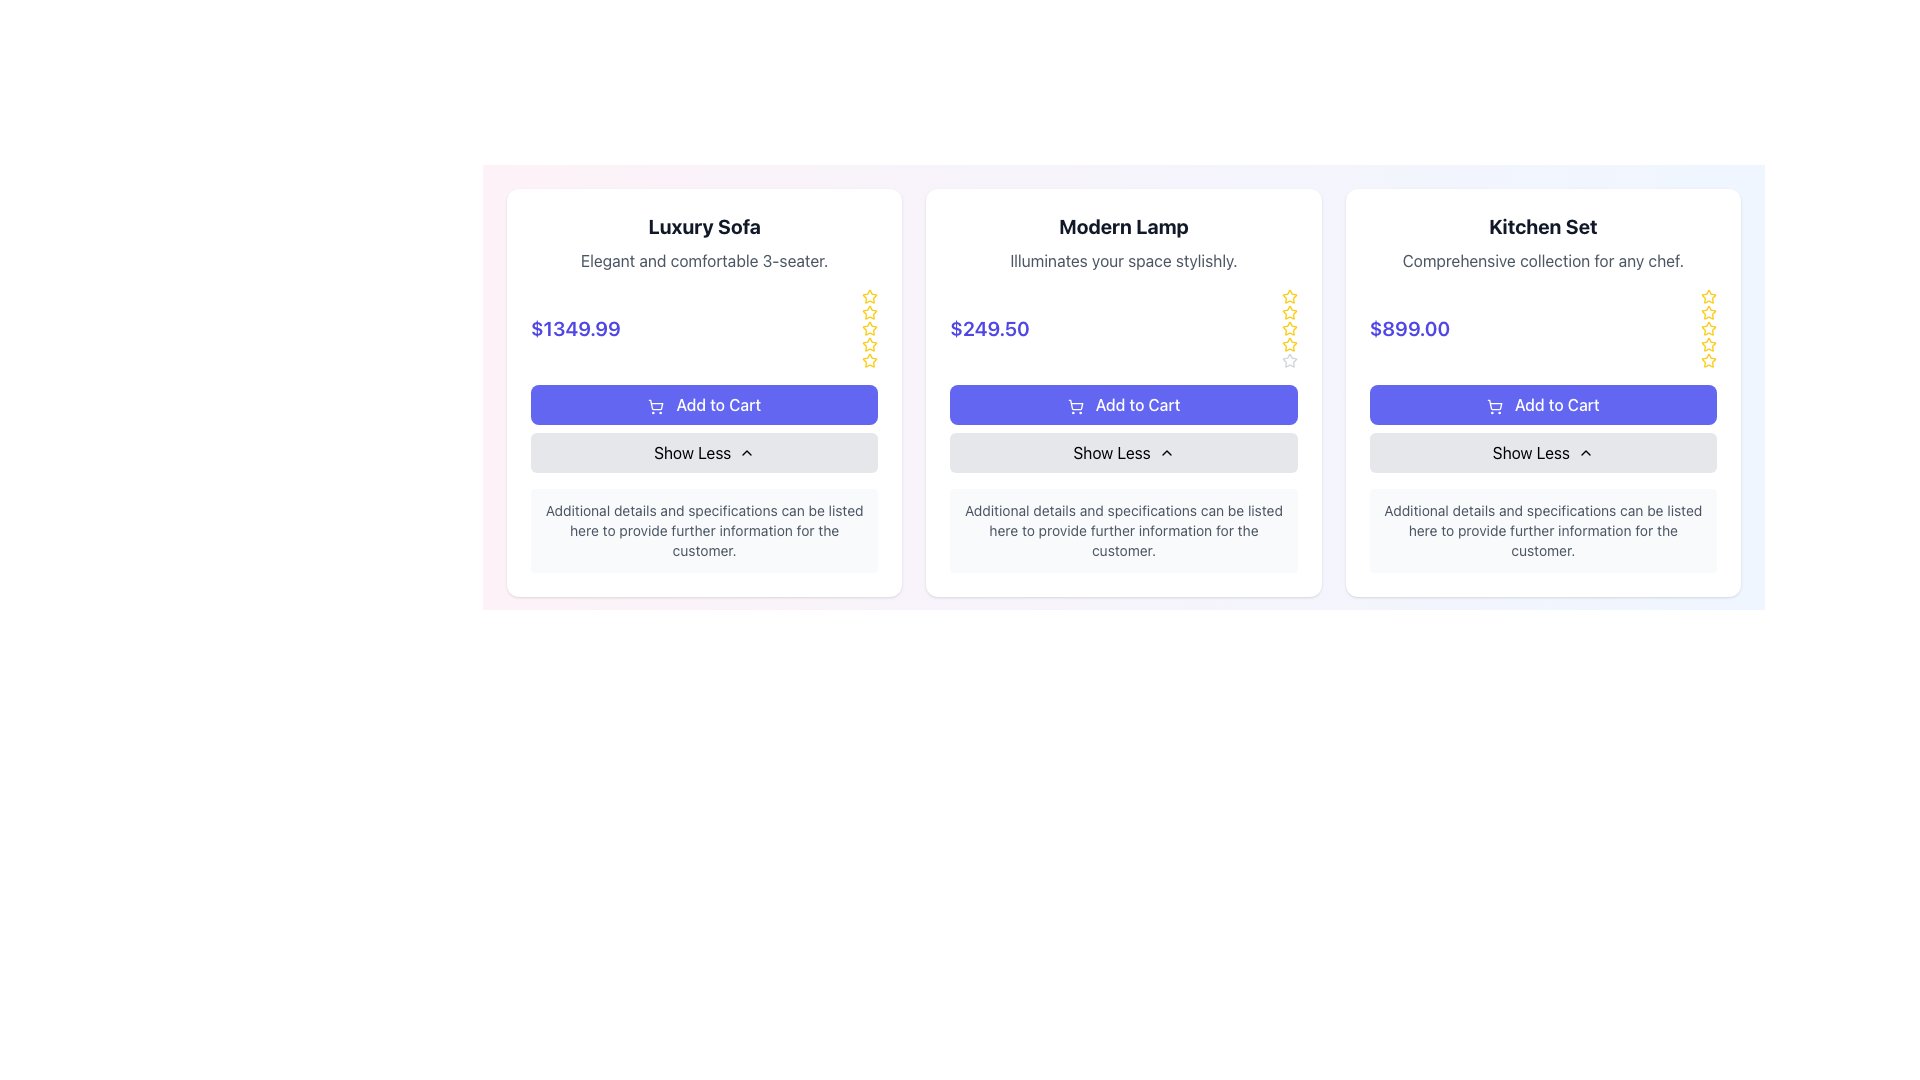  What do you see at coordinates (1289, 343) in the screenshot?
I see `the fourth star icon in the rating section of the 'Modern Lamp' product card` at bounding box center [1289, 343].